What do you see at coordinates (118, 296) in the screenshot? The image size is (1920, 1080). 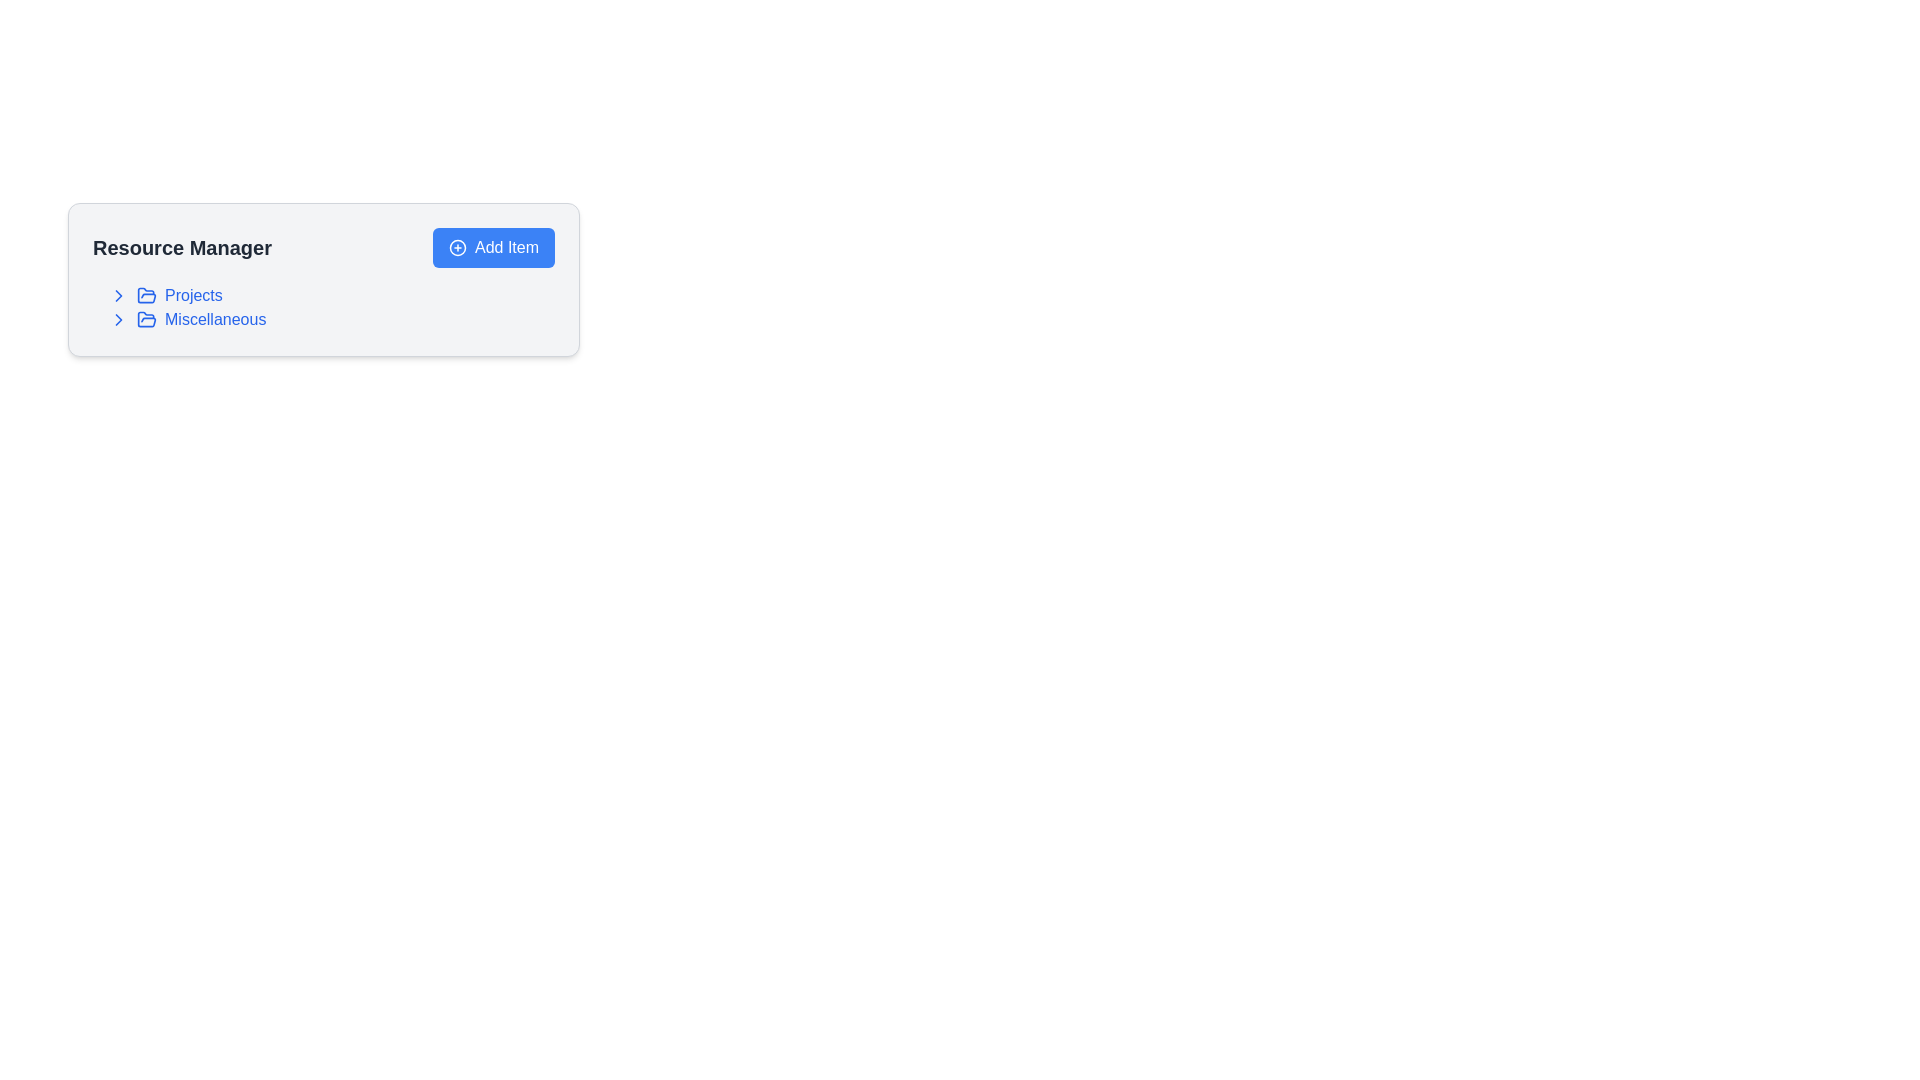 I see `the small right-pointing chevron icon located to the left of the 'Projects' label` at bounding box center [118, 296].